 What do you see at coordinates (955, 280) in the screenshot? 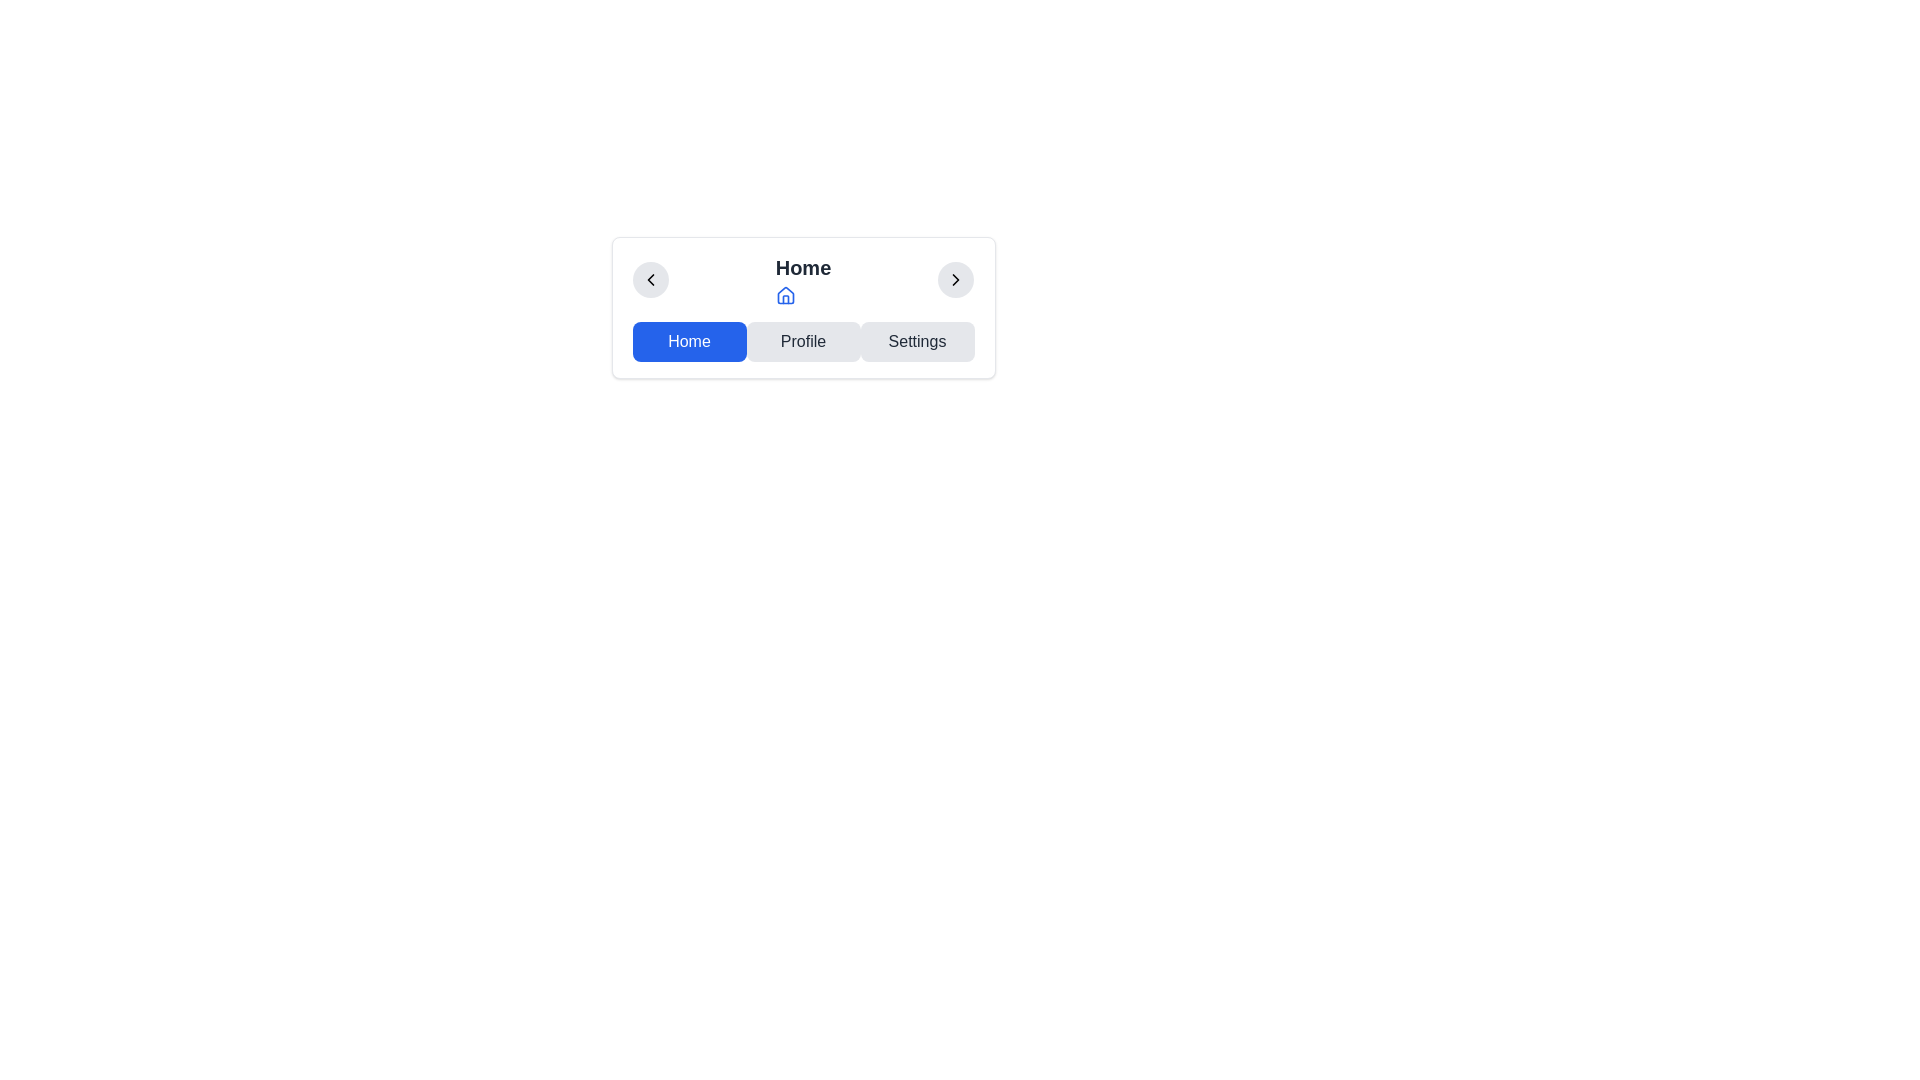
I see `the circular button with a light gray background and a black right-pointing chevron icon to change its background color` at bounding box center [955, 280].